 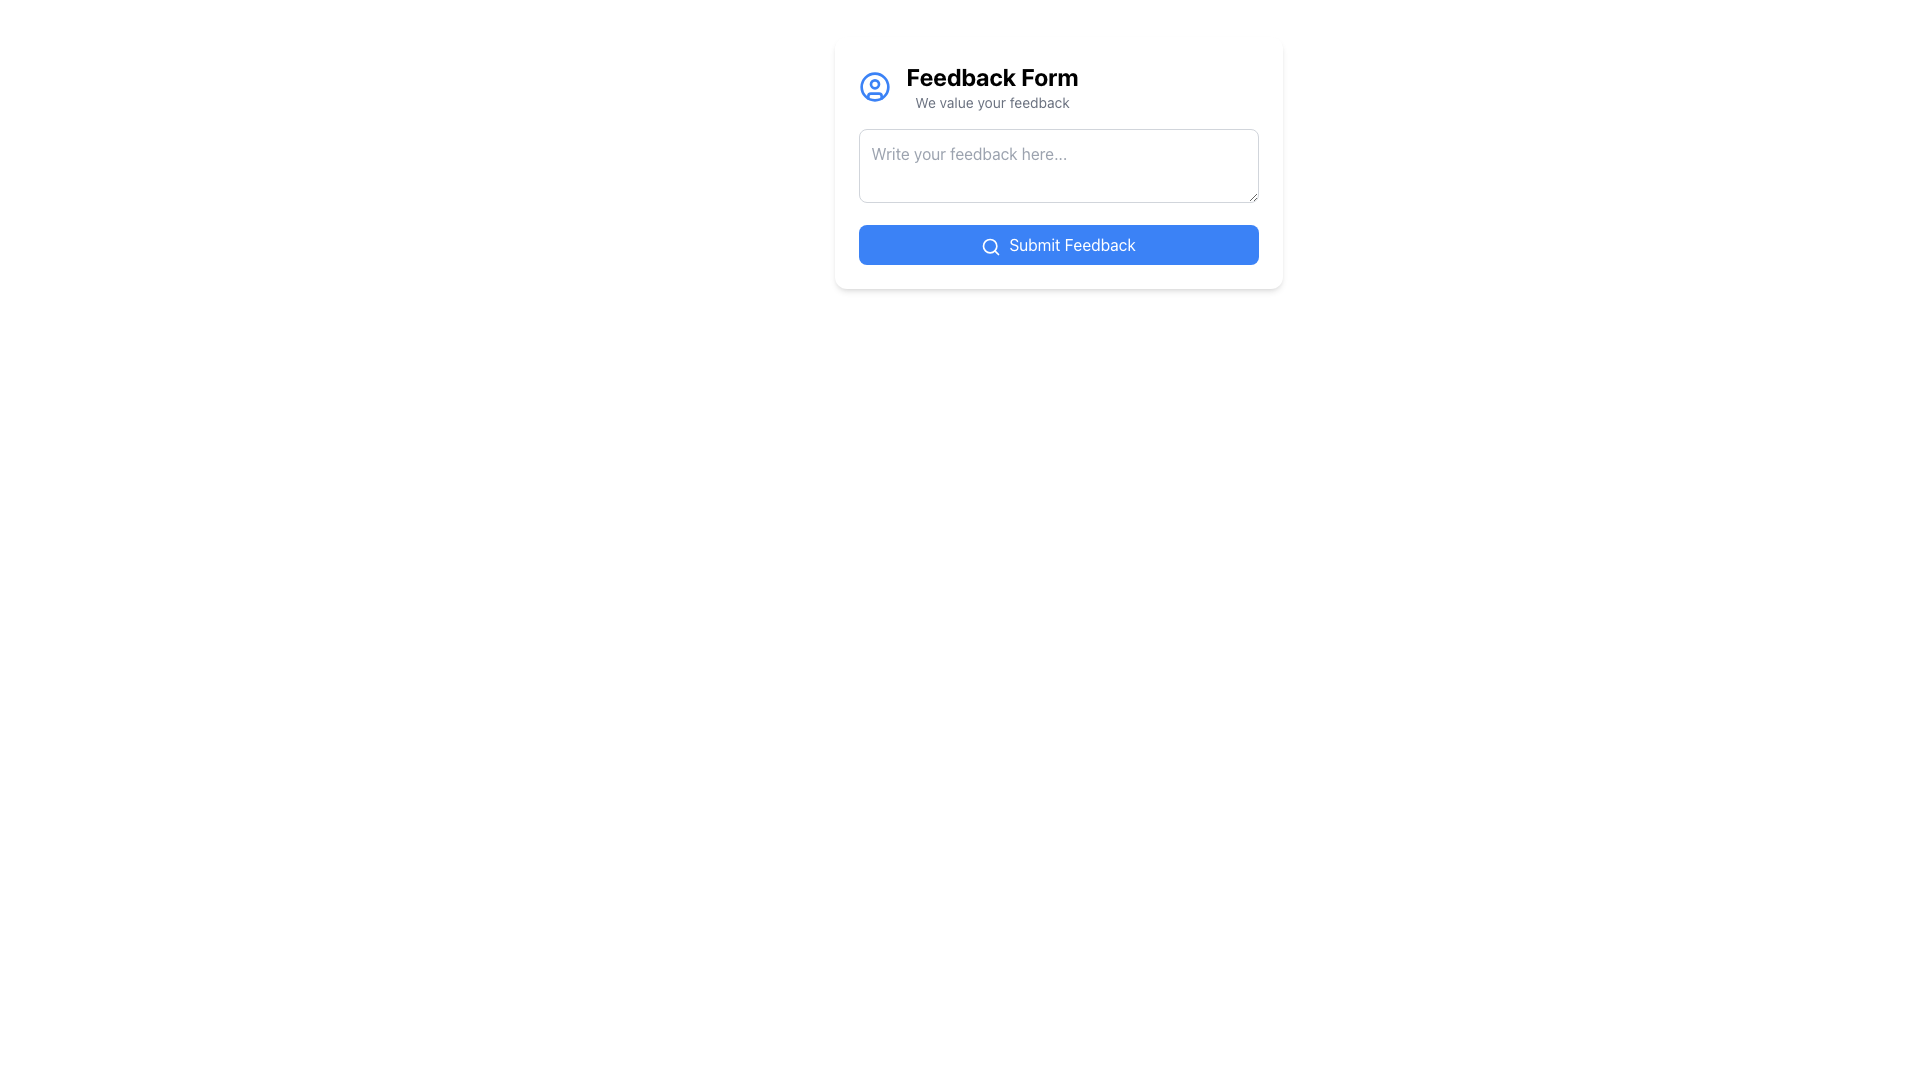 I want to click on the 'Feedback Form' text element, which consists of a bold, large-sized title and a smaller gray message, centrally aligned within a feedback card UI, so click(x=992, y=86).